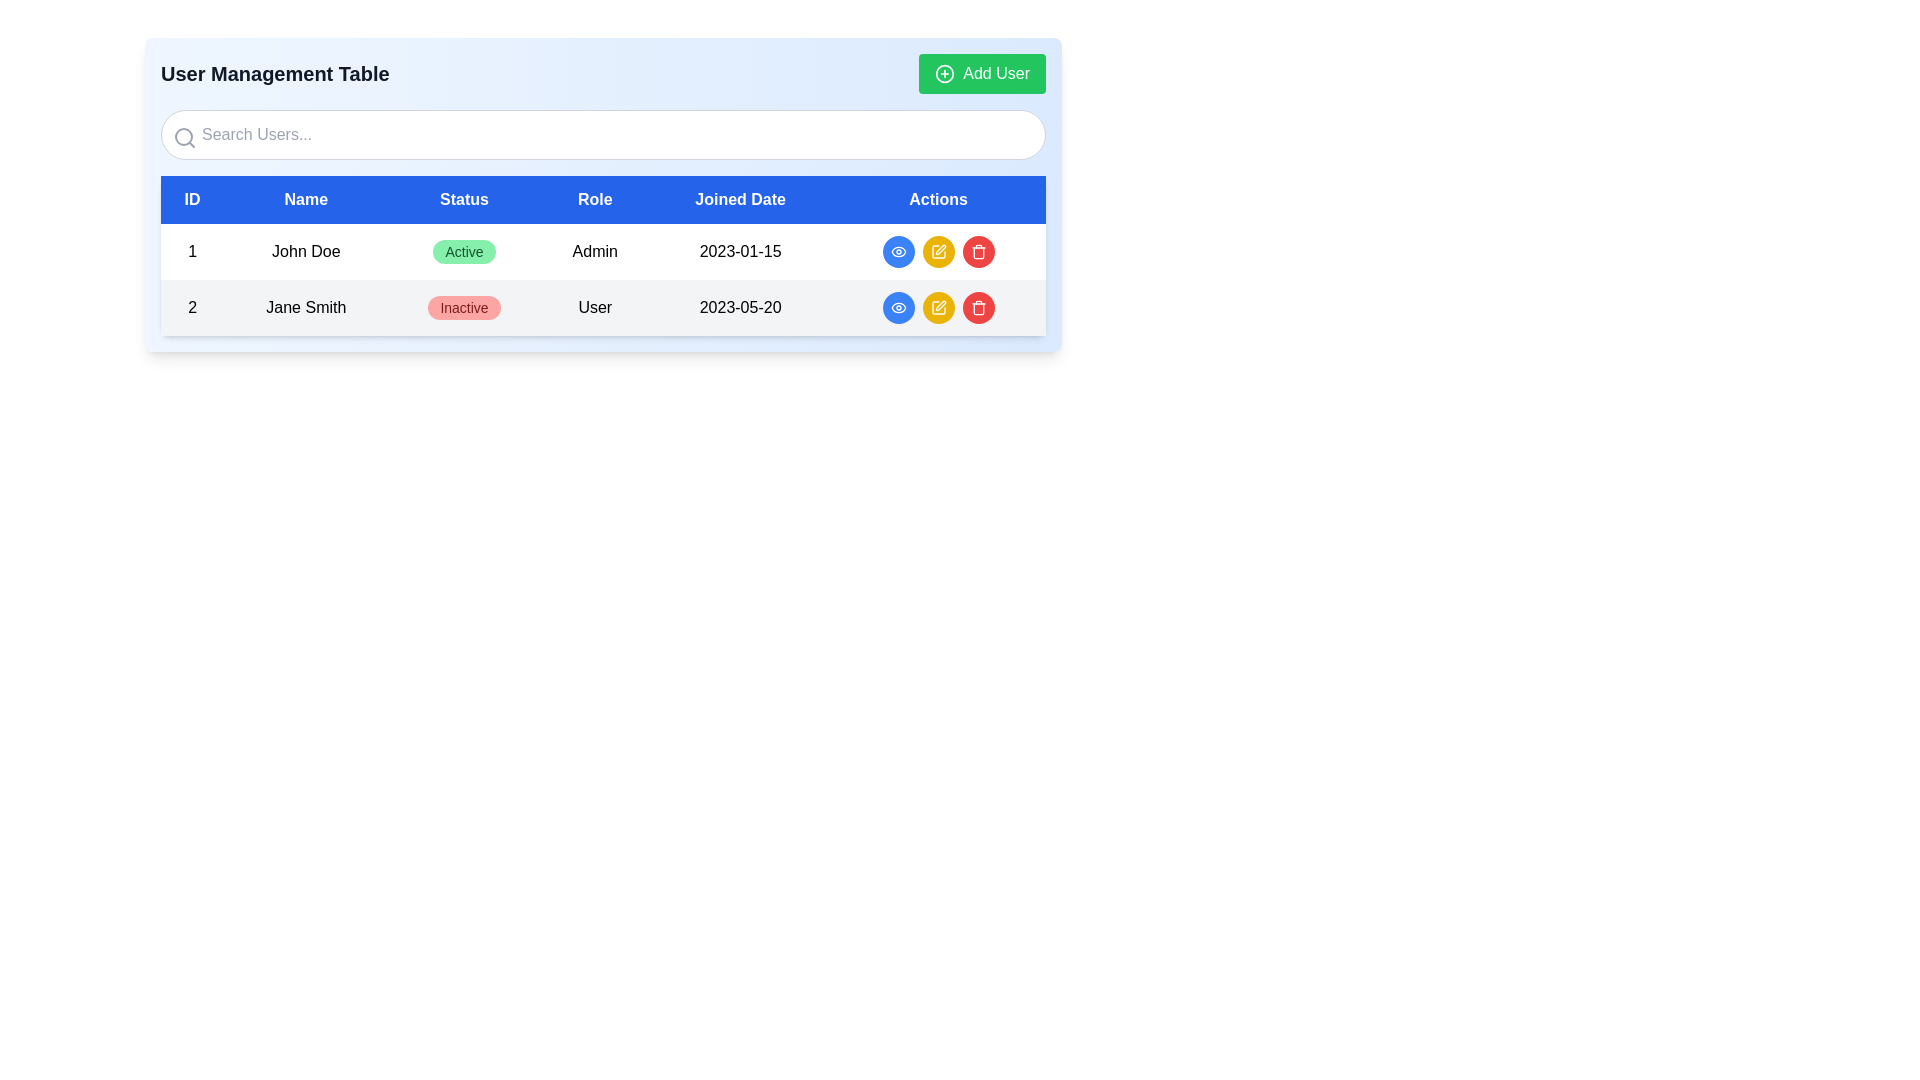 The width and height of the screenshot is (1920, 1080). What do you see at coordinates (463, 250) in the screenshot?
I see `the 'Active' badge UI component in the Status column of the table to navigate through keyboard` at bounding box center [463, 250].